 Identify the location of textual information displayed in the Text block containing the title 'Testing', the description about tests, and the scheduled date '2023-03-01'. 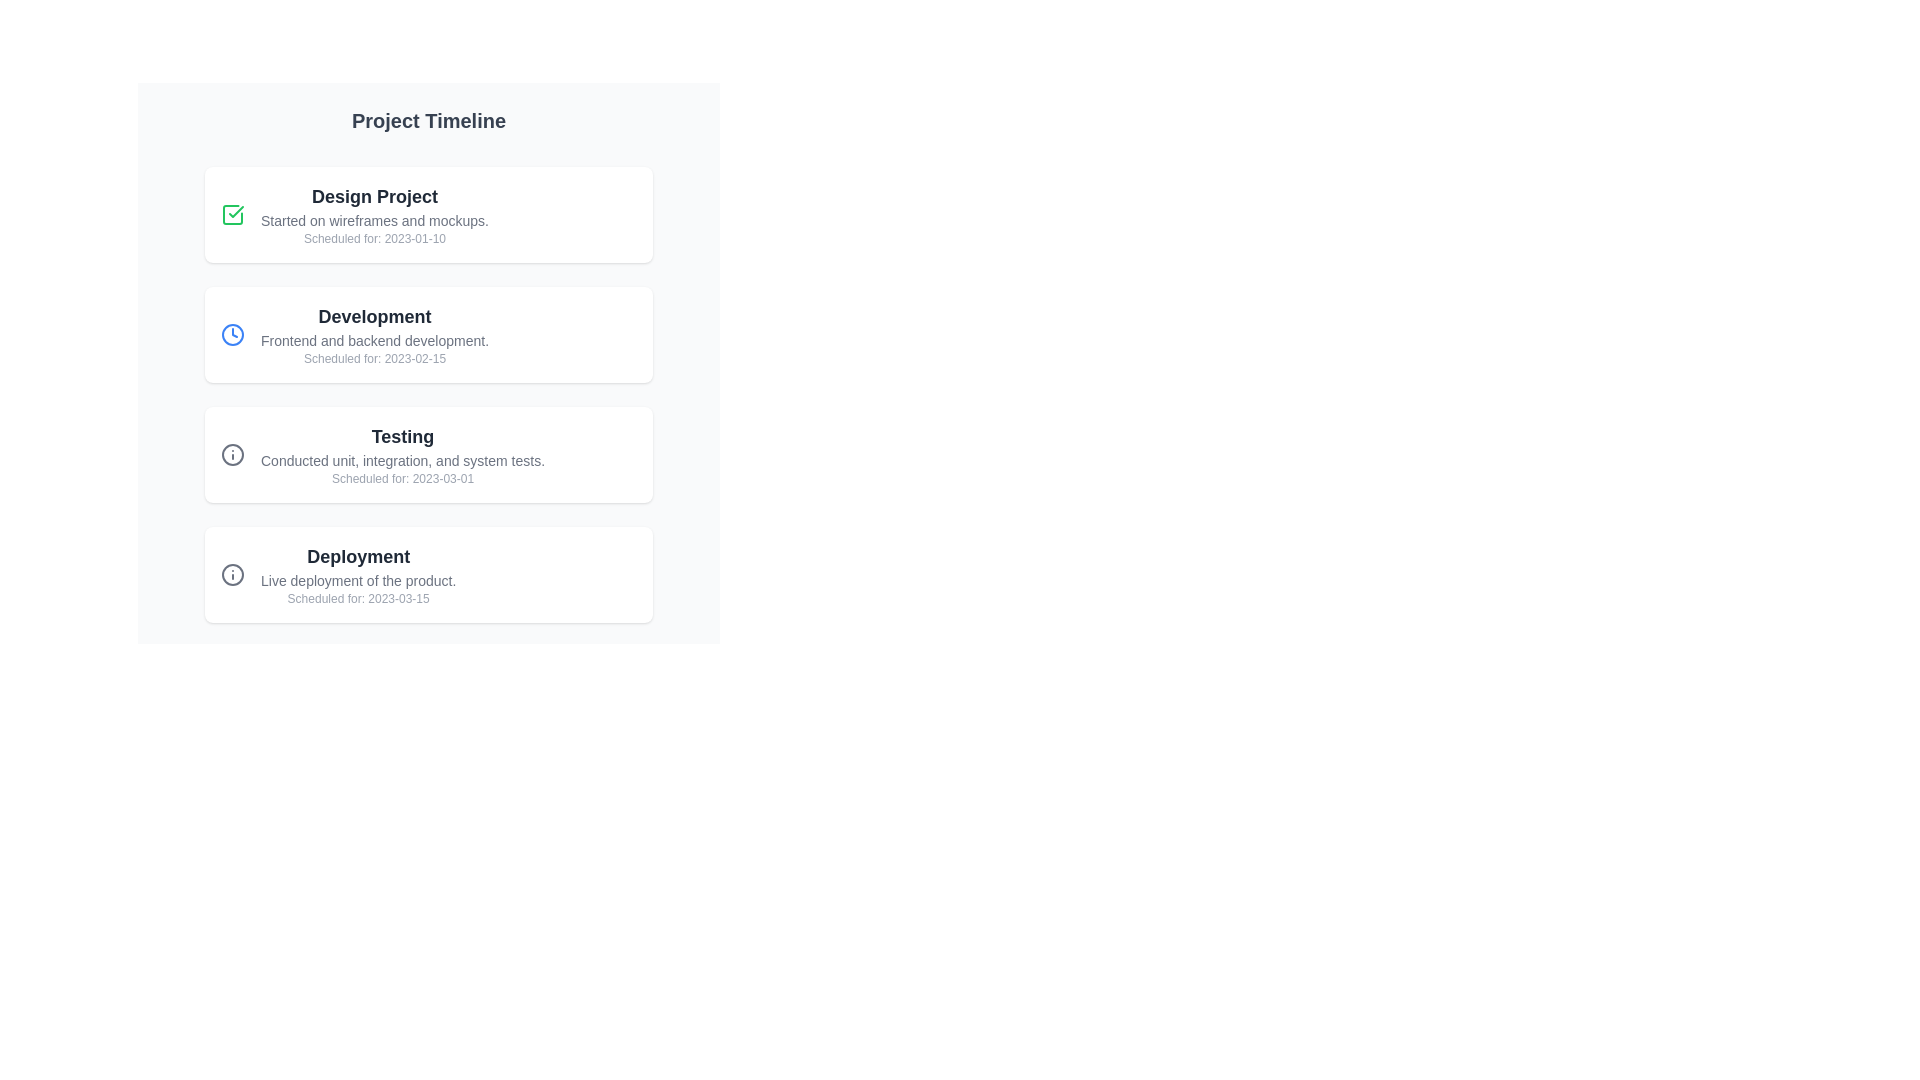
(402, 455).